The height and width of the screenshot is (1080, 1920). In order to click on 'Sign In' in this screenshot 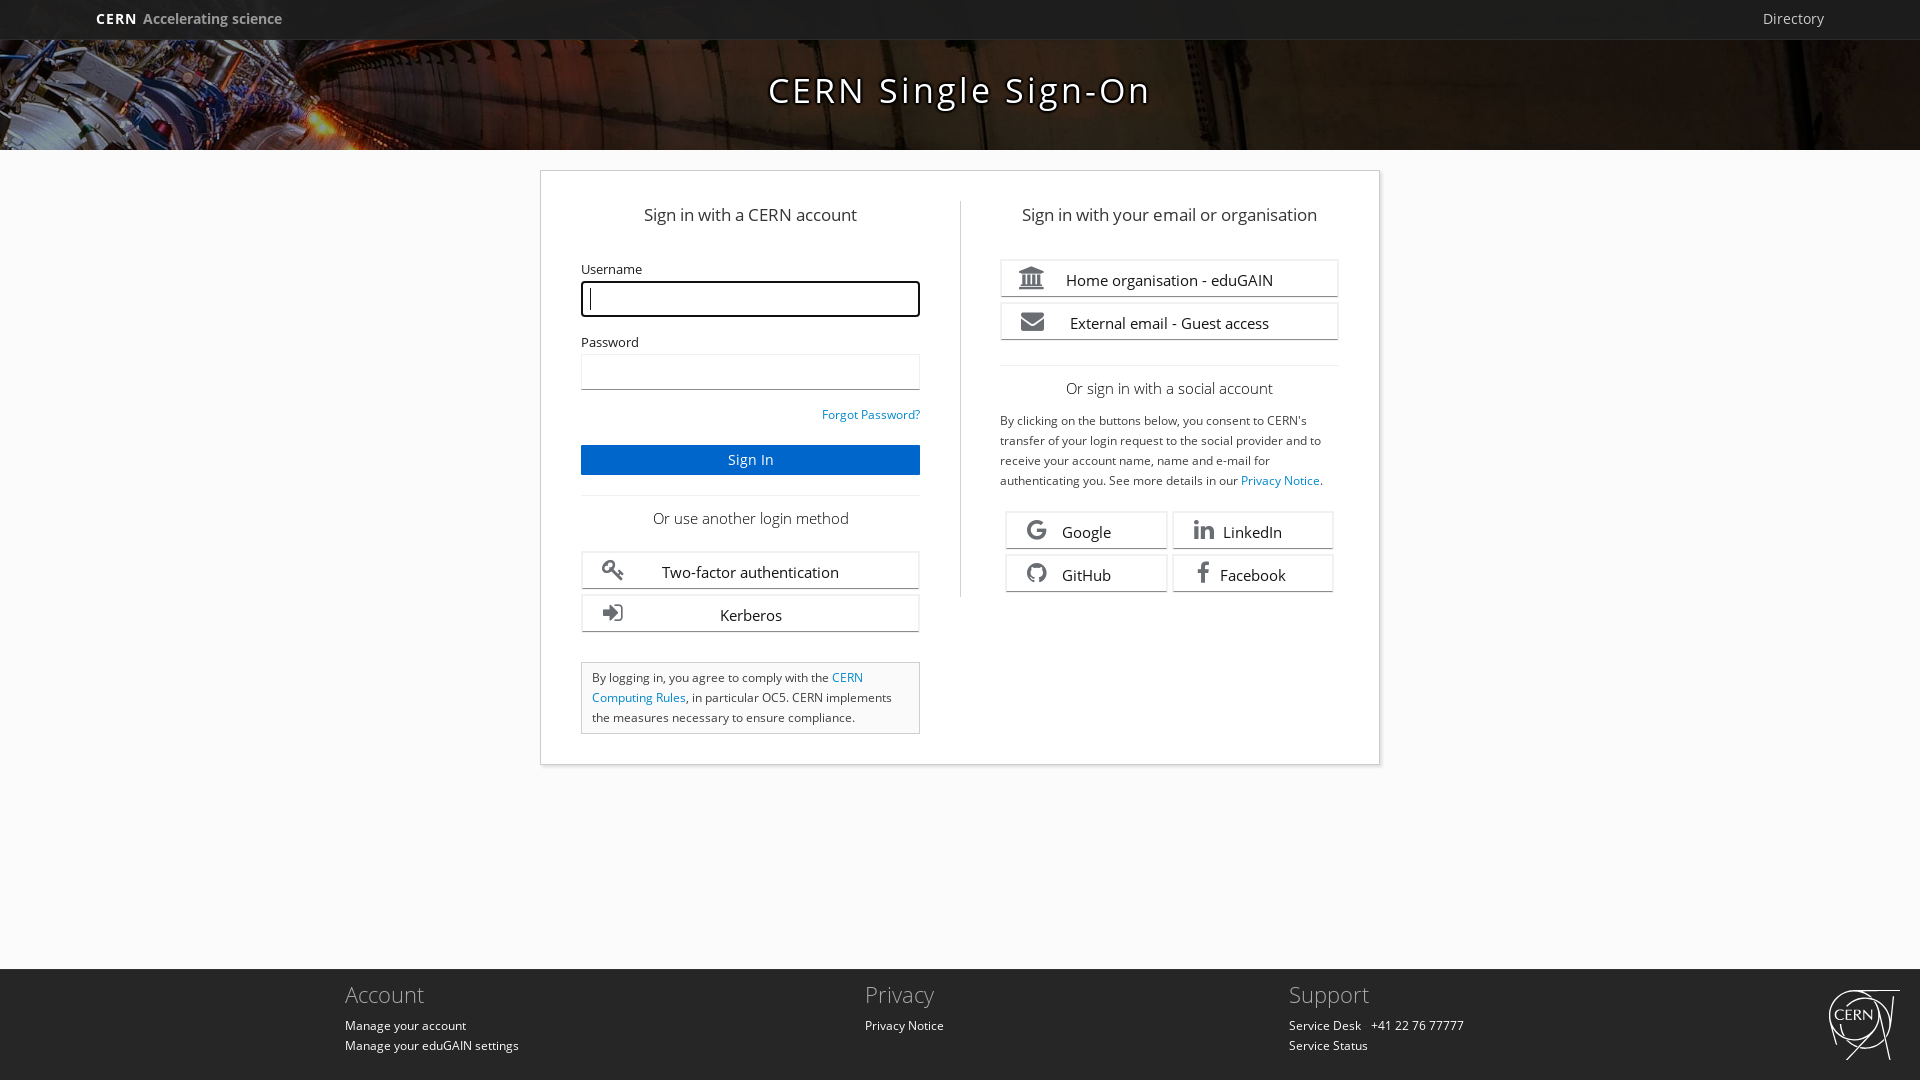, I will do `click(749, 460)`.